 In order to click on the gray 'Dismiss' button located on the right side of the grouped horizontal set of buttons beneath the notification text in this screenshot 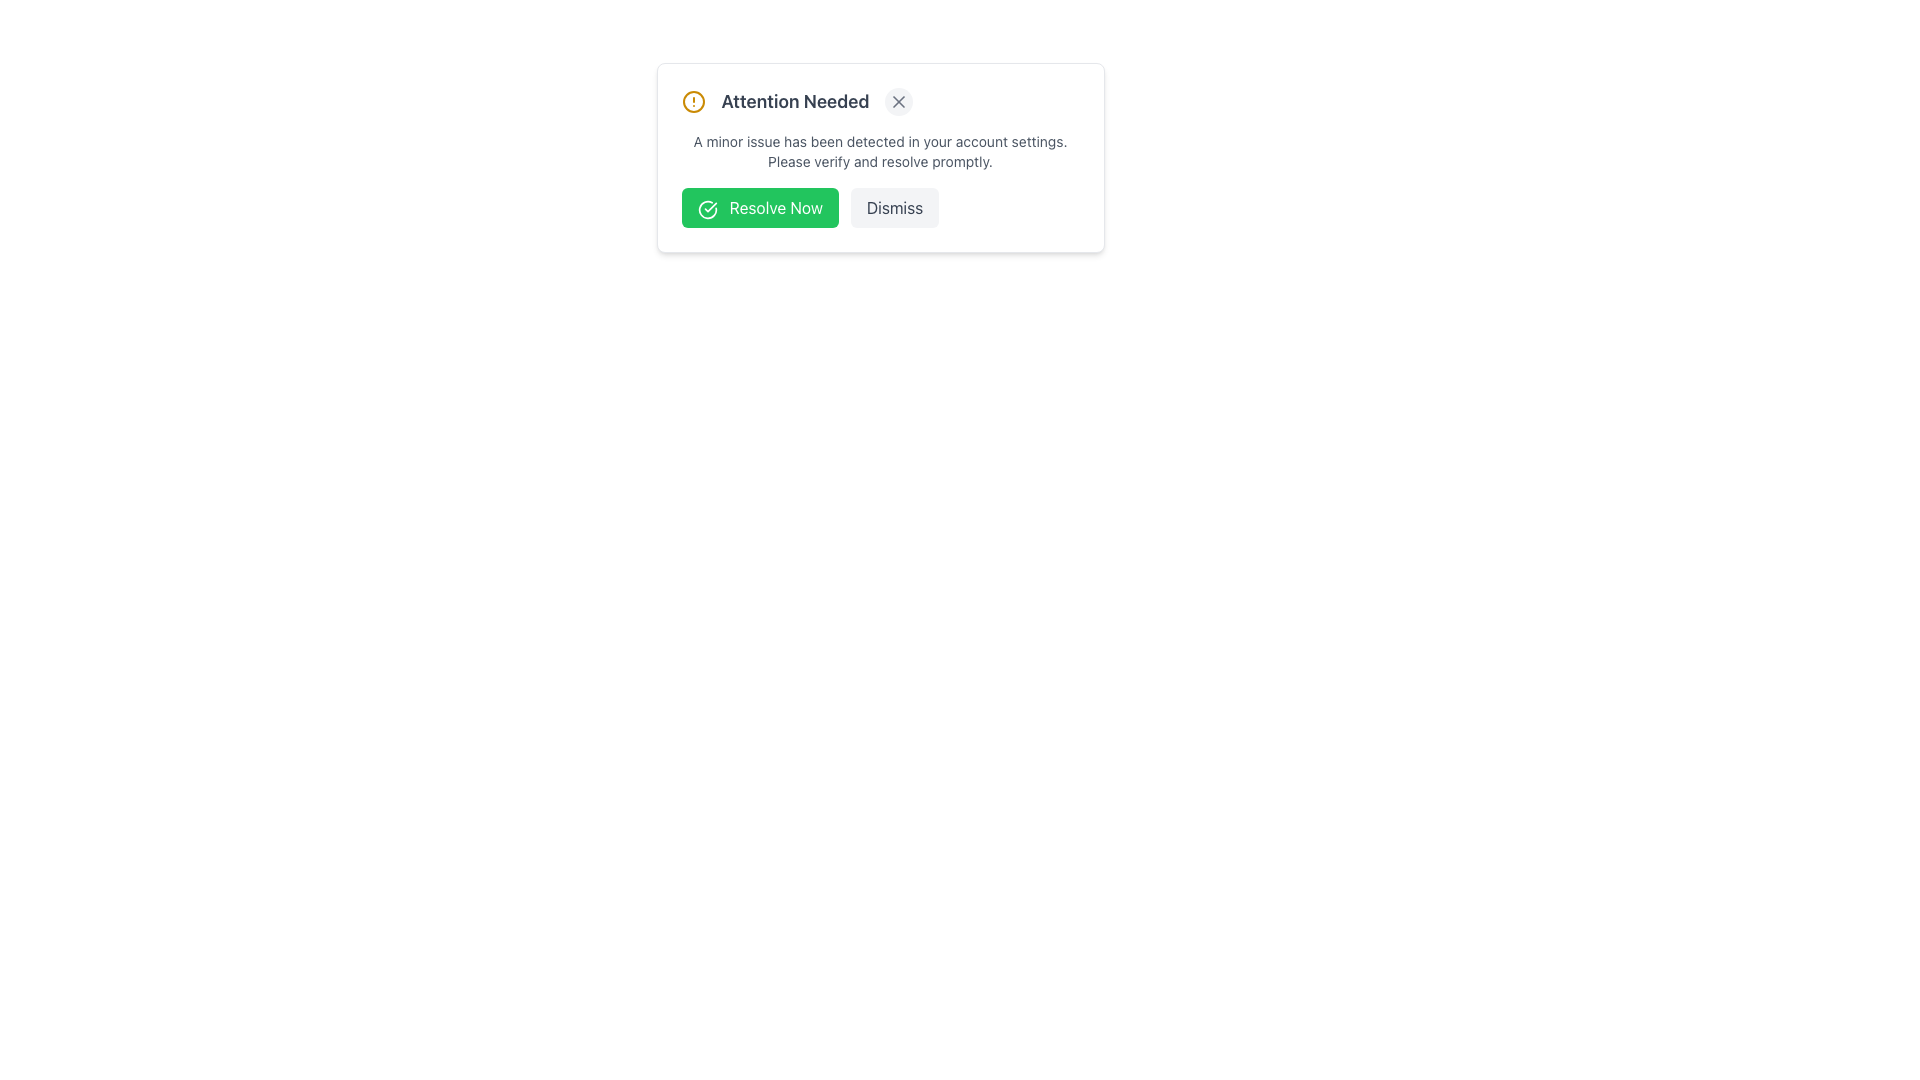, I will do `click(880, 208)`.